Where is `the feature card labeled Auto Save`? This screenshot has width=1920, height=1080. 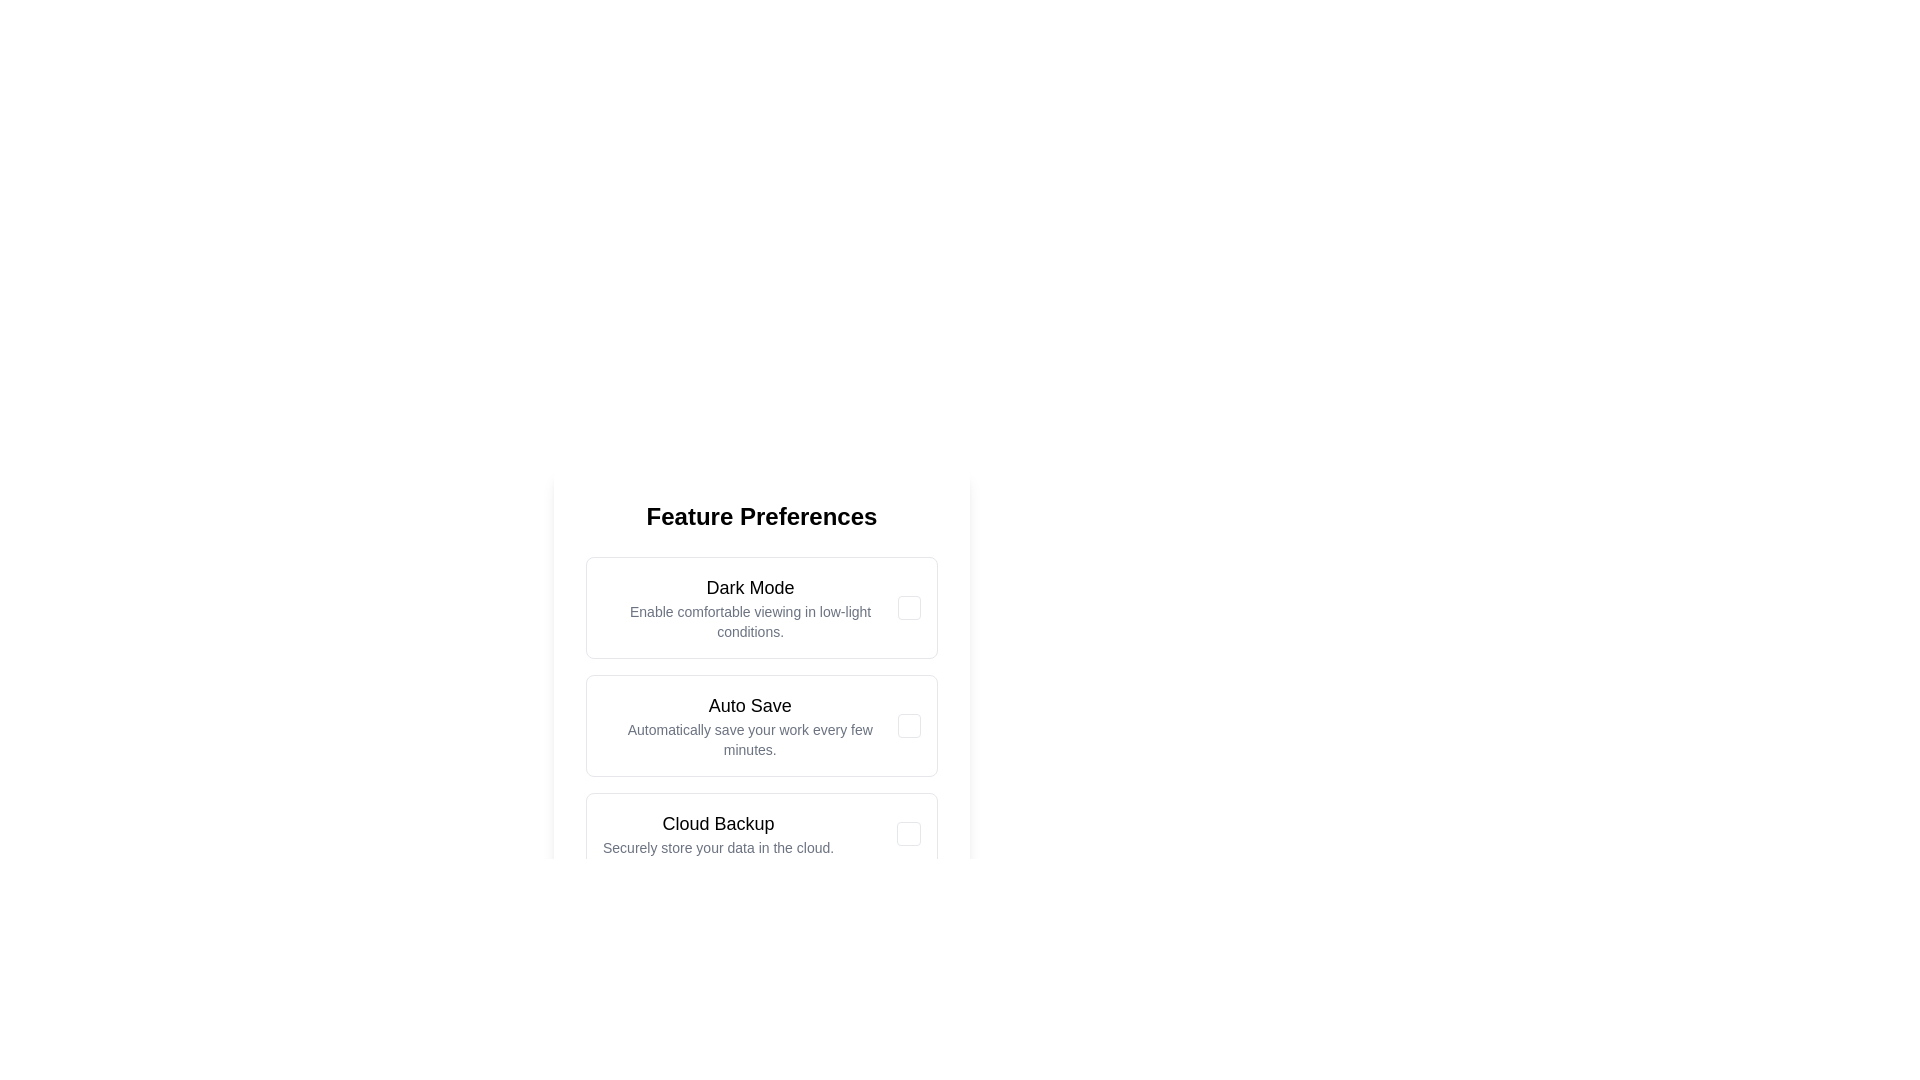
the feature card labeled Auto Save is located at coordinates (749, 725).